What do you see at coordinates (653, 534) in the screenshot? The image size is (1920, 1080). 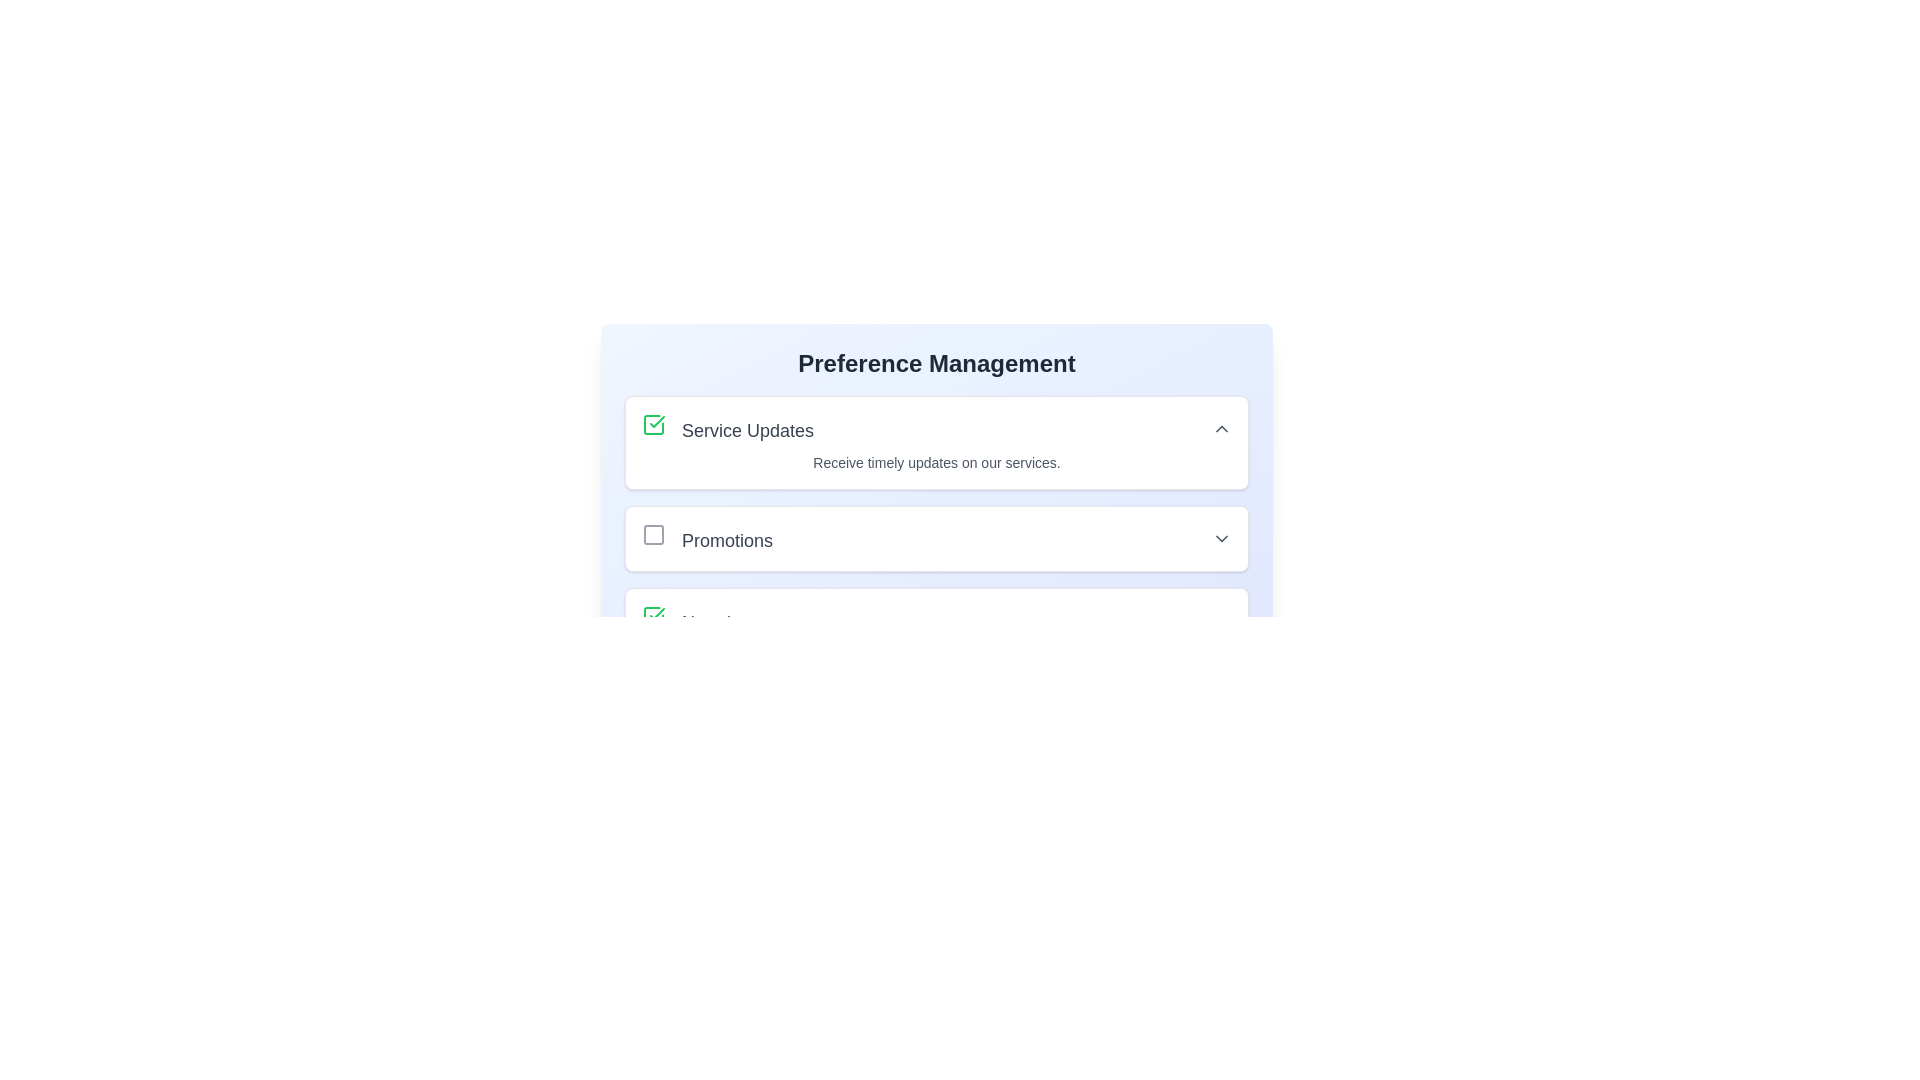 I see `the checkbox for 'Promotions' within the 'Preference Management' list` at bounding box center [653, 534].